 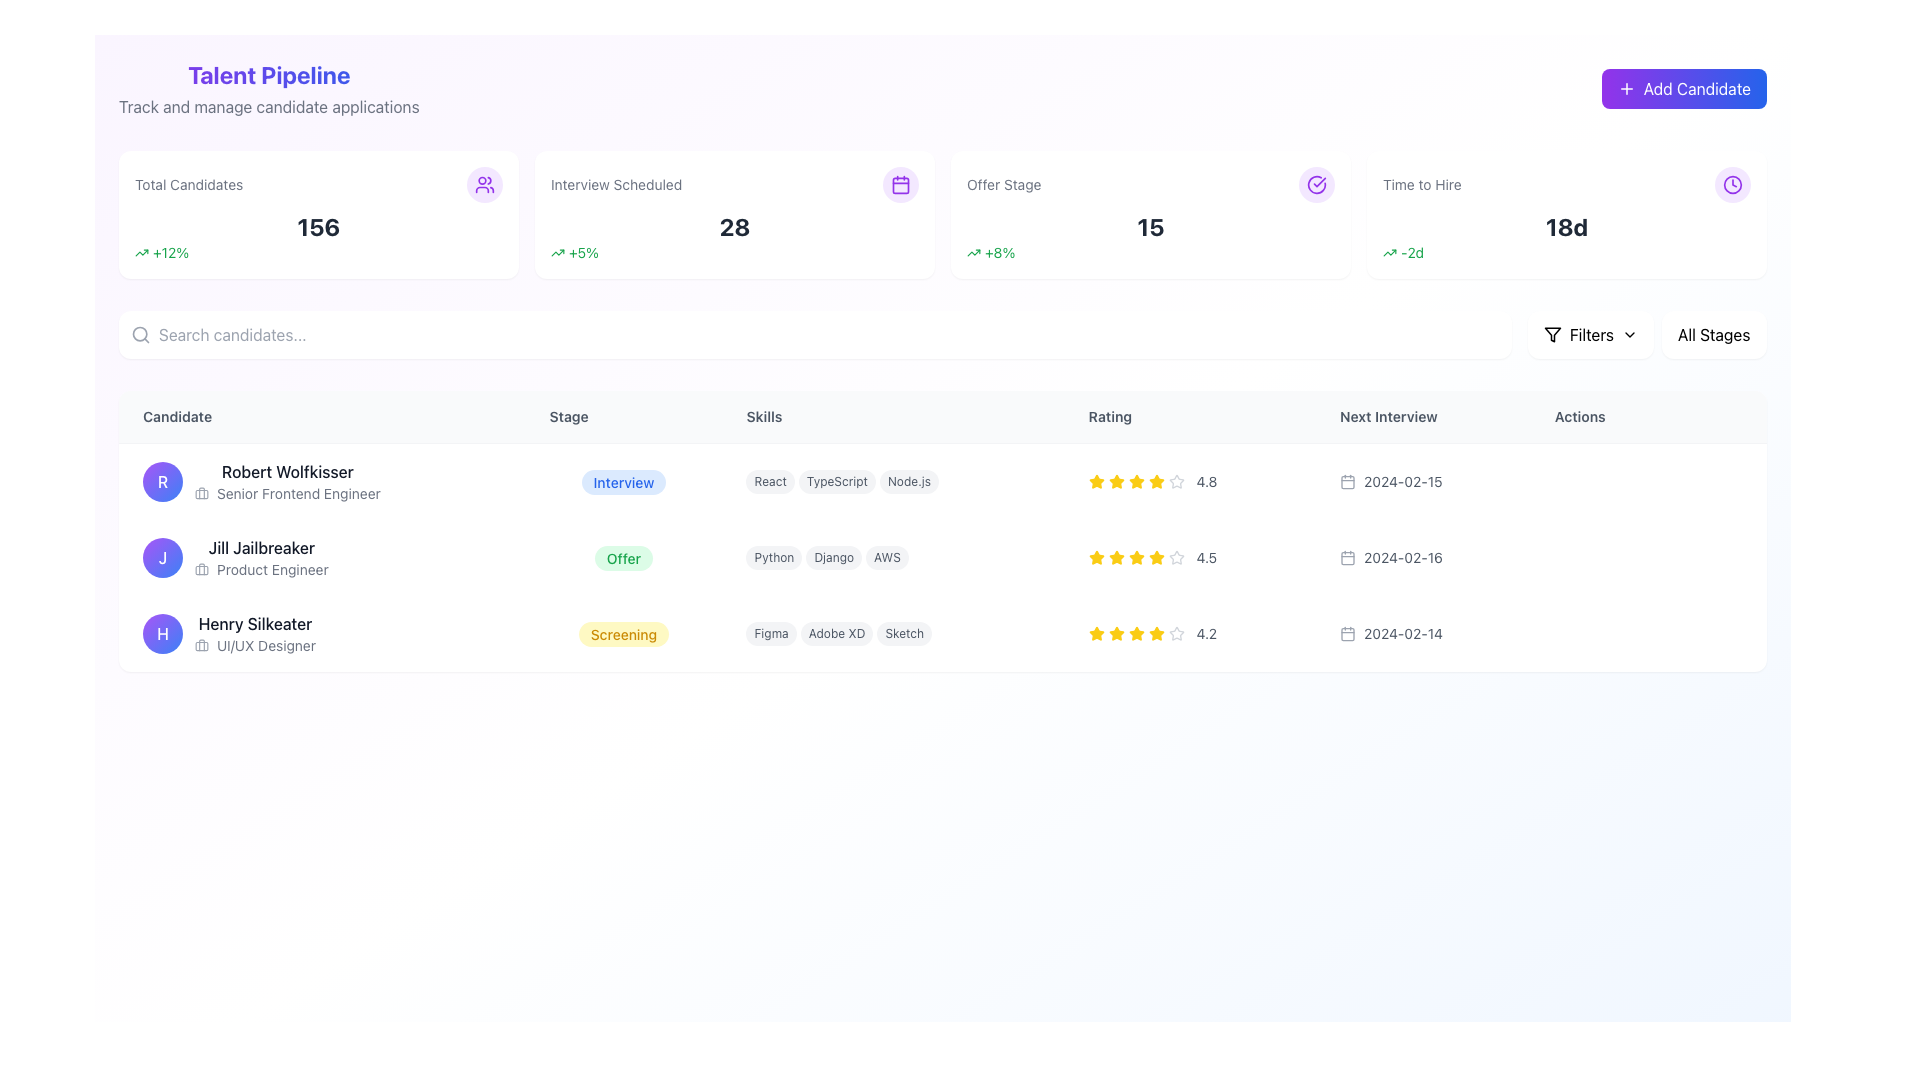 What do you see at coordinates (1696, 87) in the screenshot?
I see `the 'Add Candidate' text label located within the button in the top-right corner of the interface` at bounding box center [1696, 87].